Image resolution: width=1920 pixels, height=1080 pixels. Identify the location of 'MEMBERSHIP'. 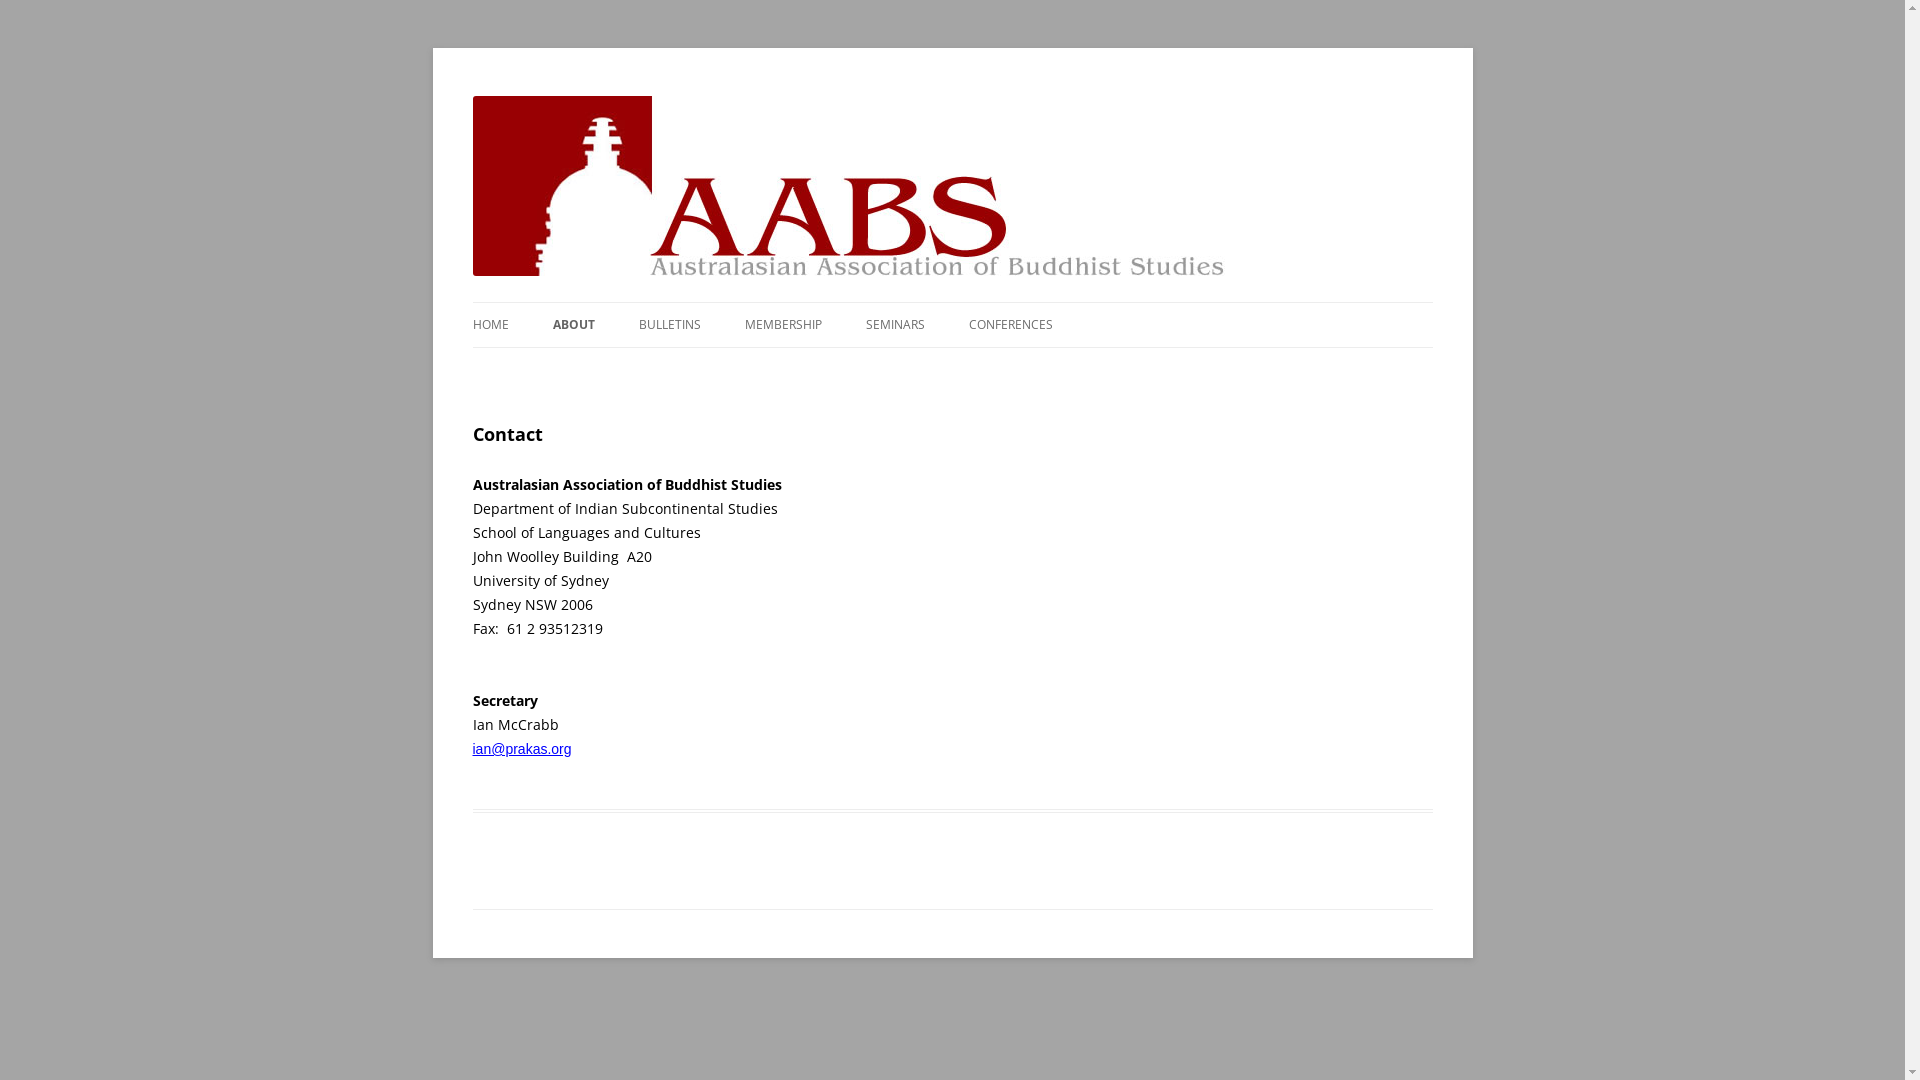
(781, 323).